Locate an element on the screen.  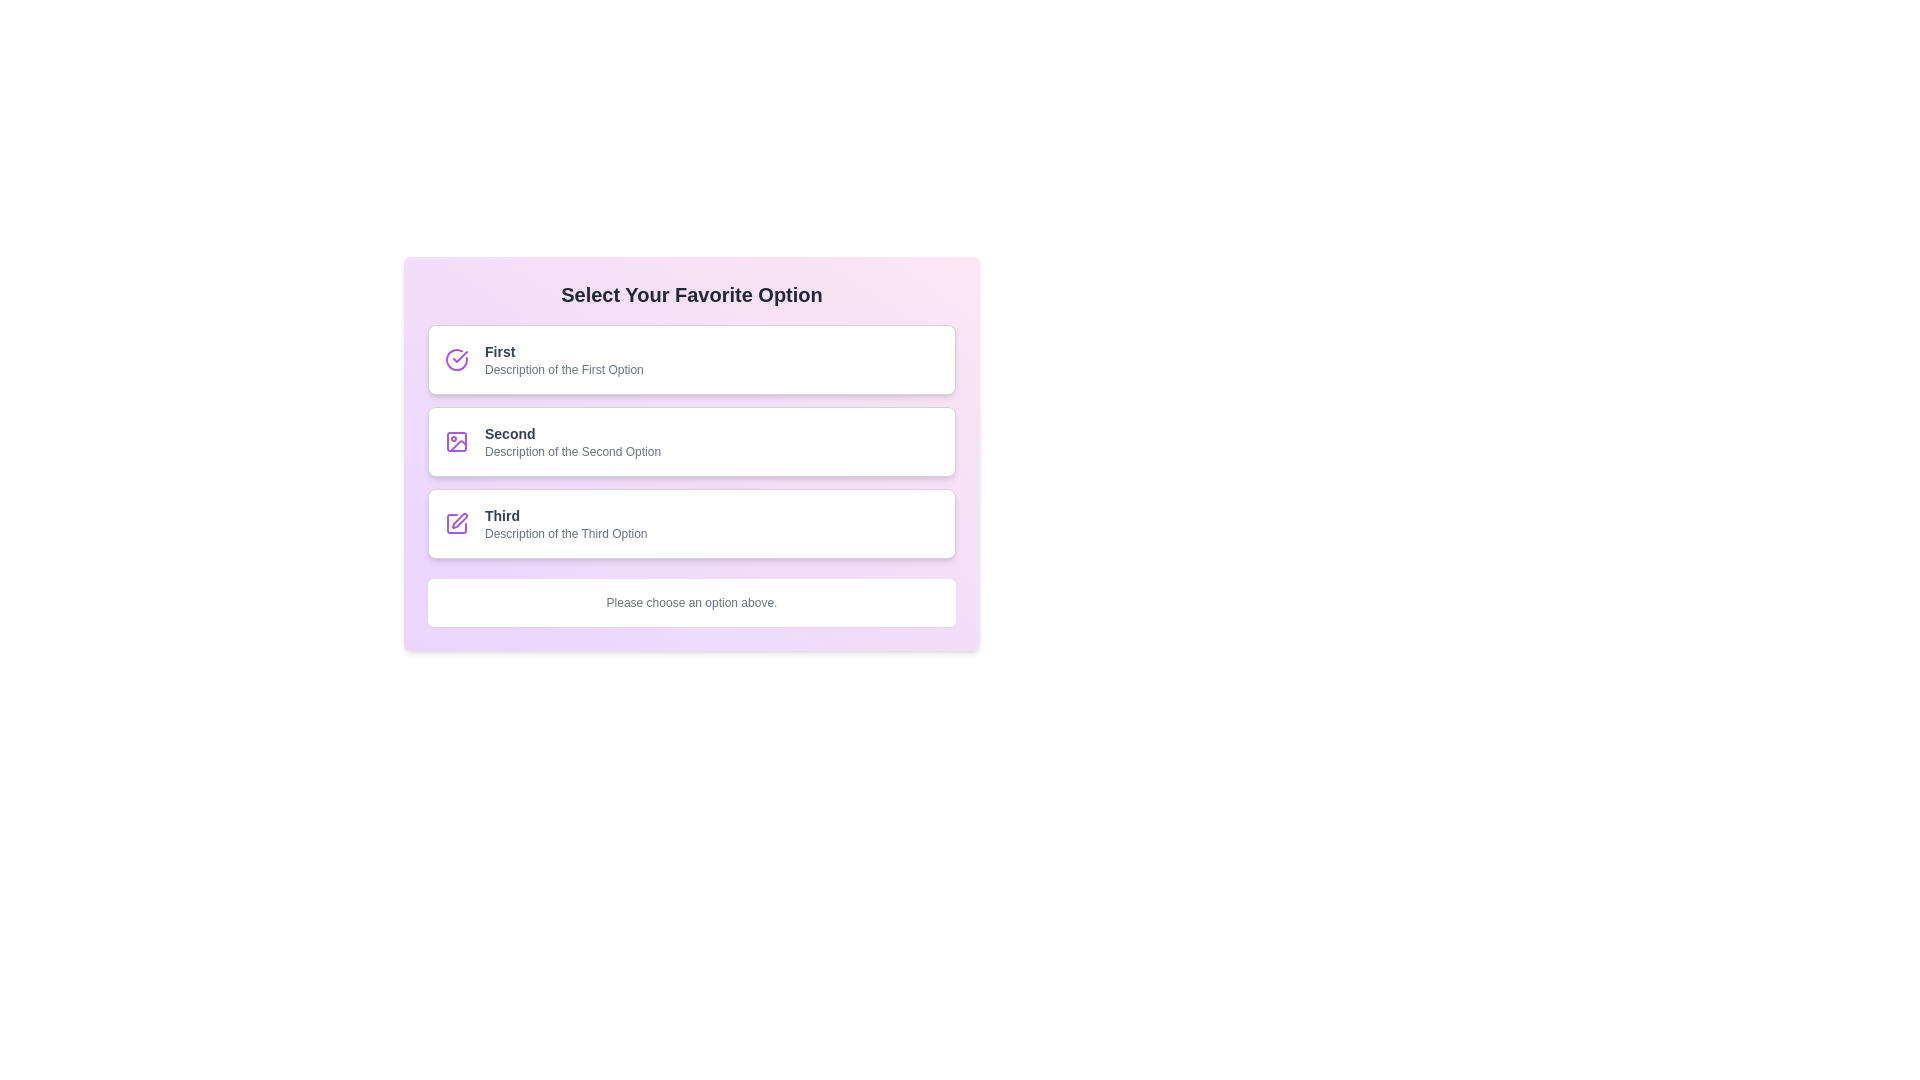
the static text description that provides additional information about the 'First' option, positioned directly below the label 'First' is located at coordinates (563, 370).